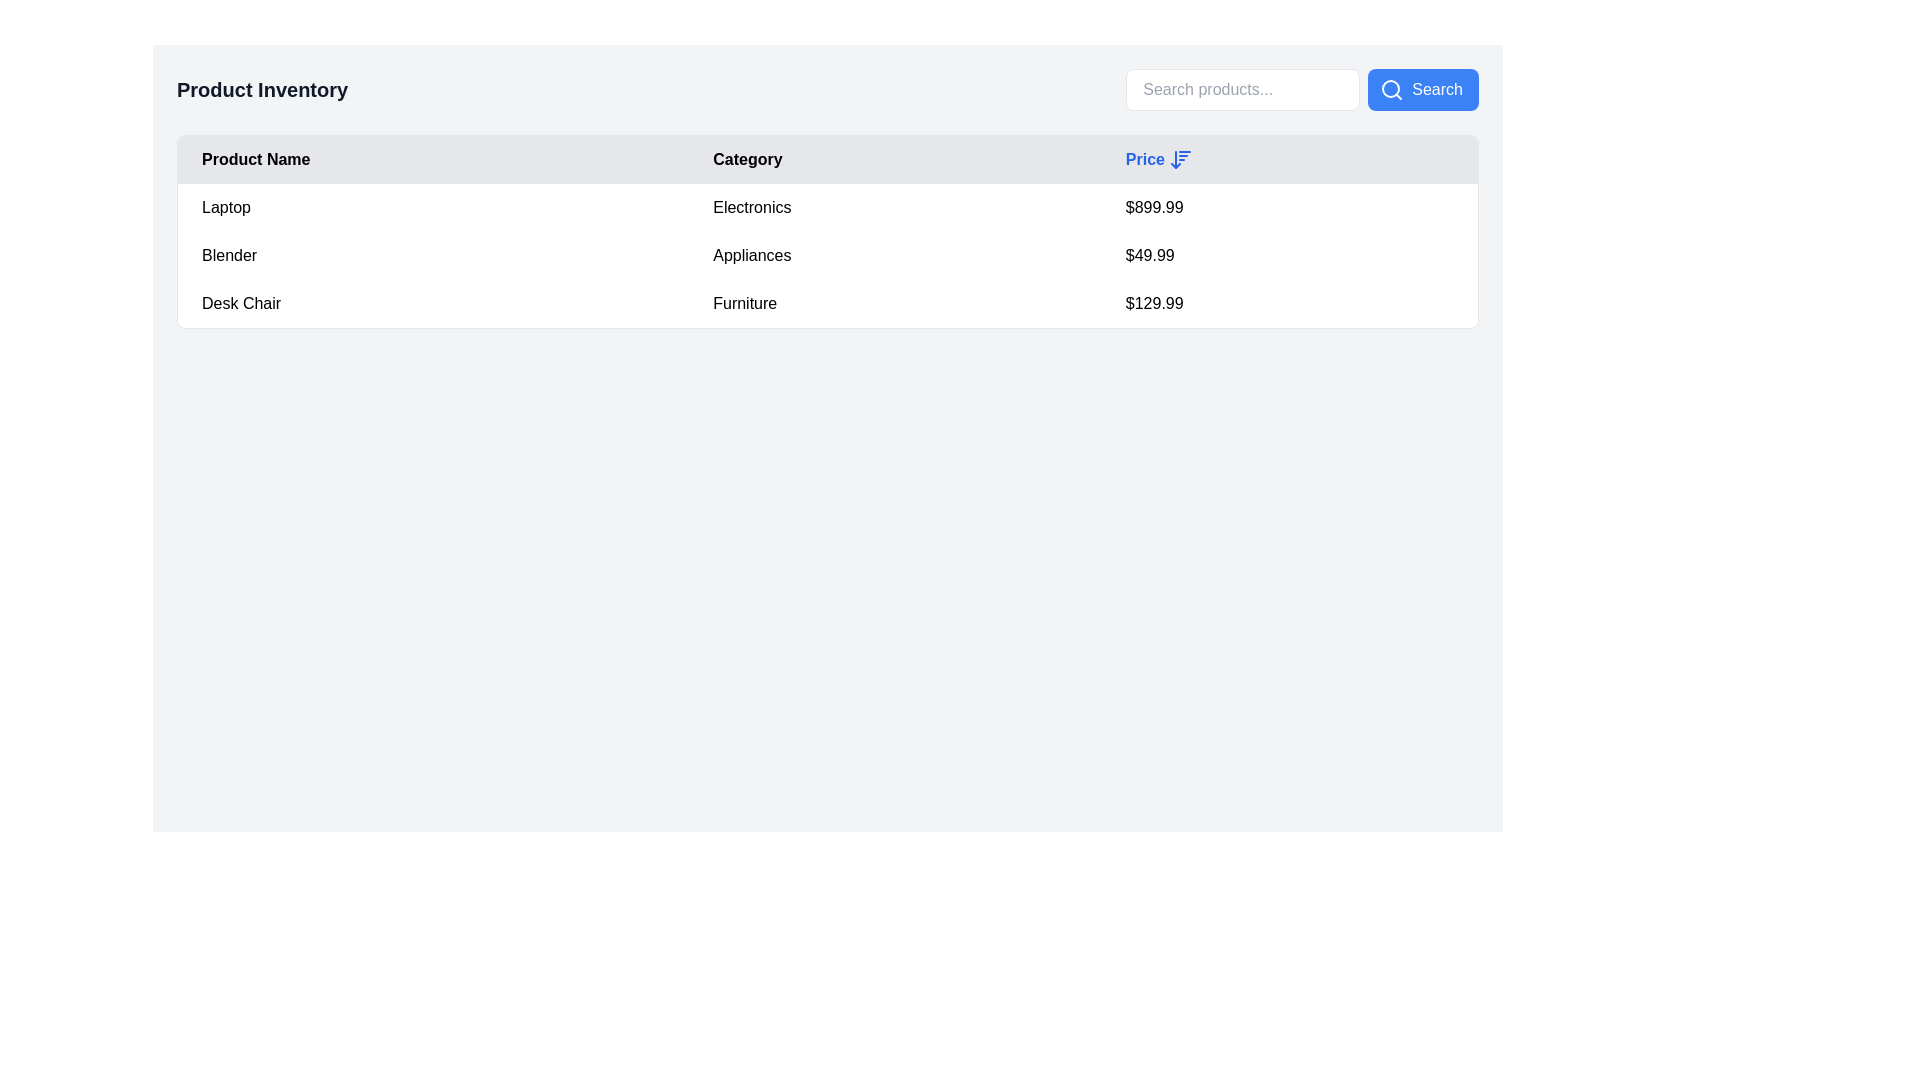 The image size is (1920, 1080). Describe the element at coordinates (1159, 158) in the screenshot. I see `the 'Price' interactive sortable column header` at that location.